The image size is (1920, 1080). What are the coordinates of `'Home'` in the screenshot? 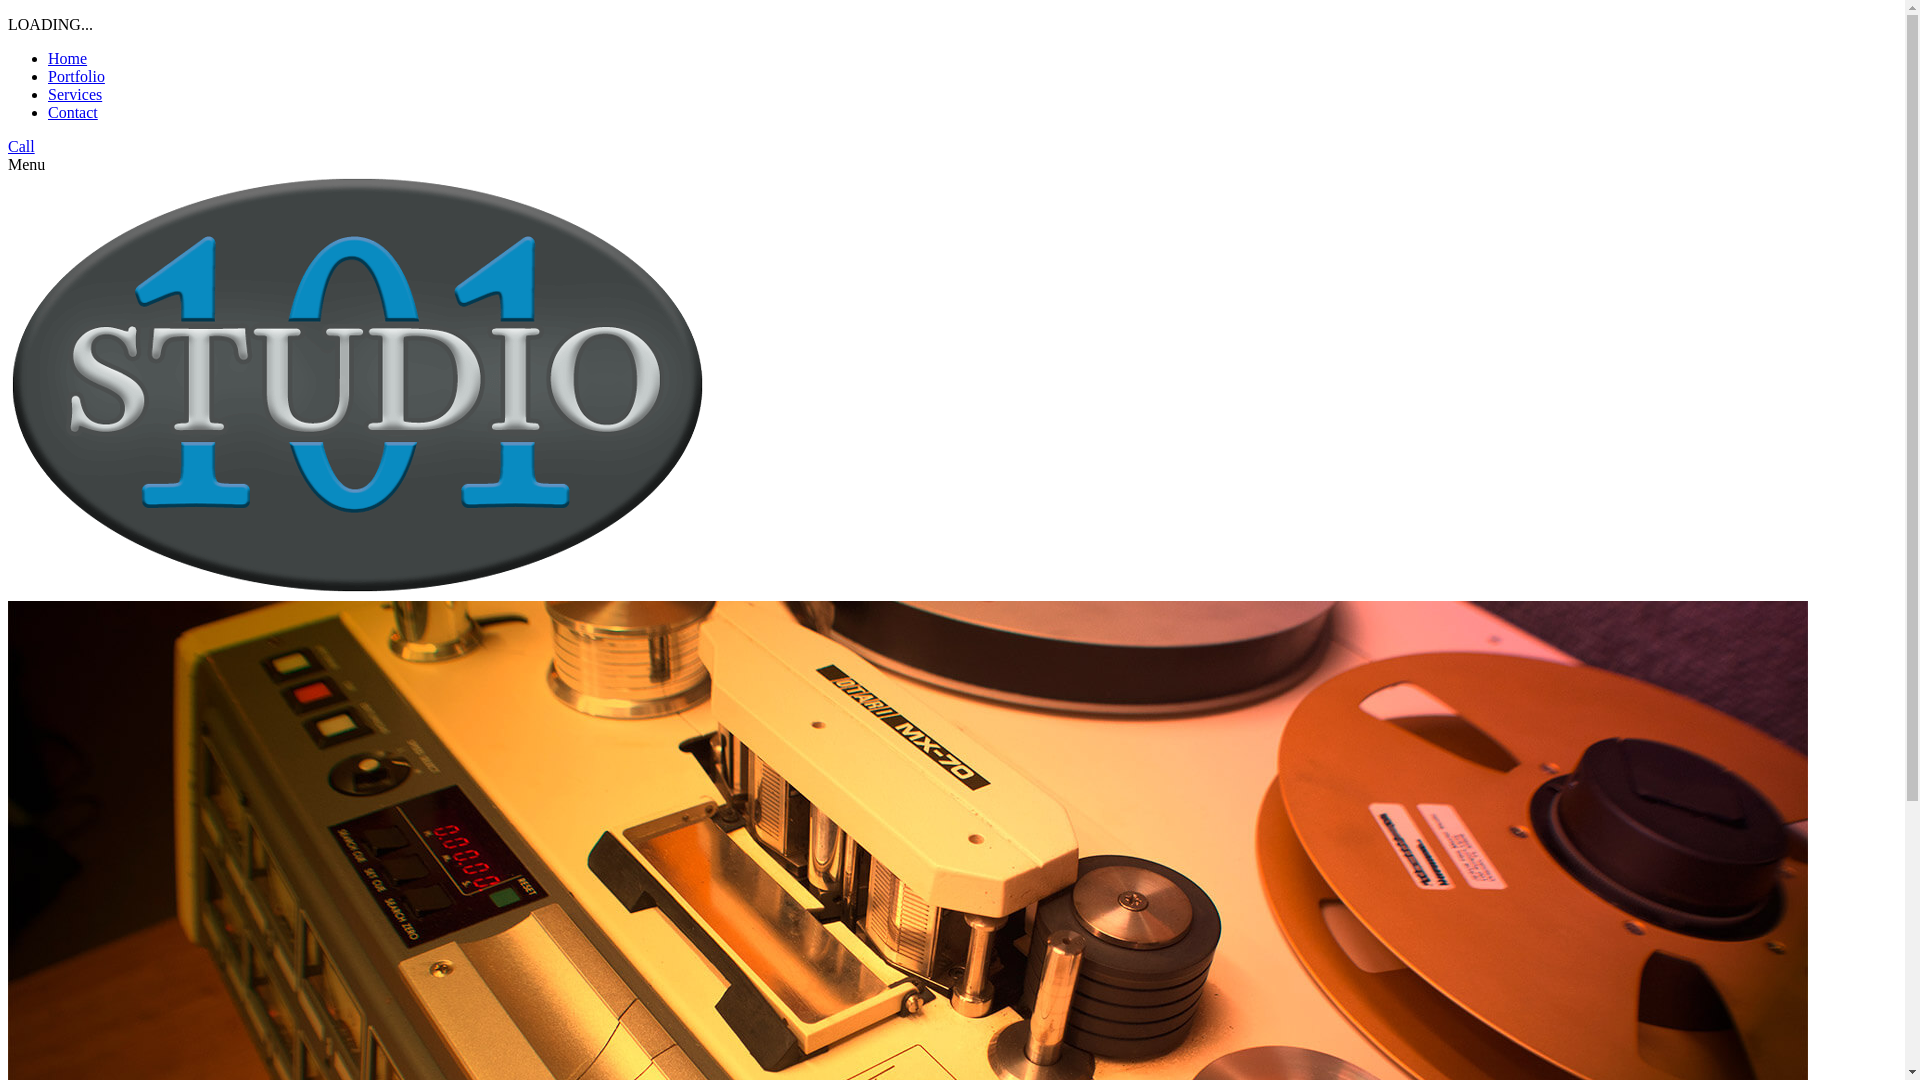 It's located at (67, 57).